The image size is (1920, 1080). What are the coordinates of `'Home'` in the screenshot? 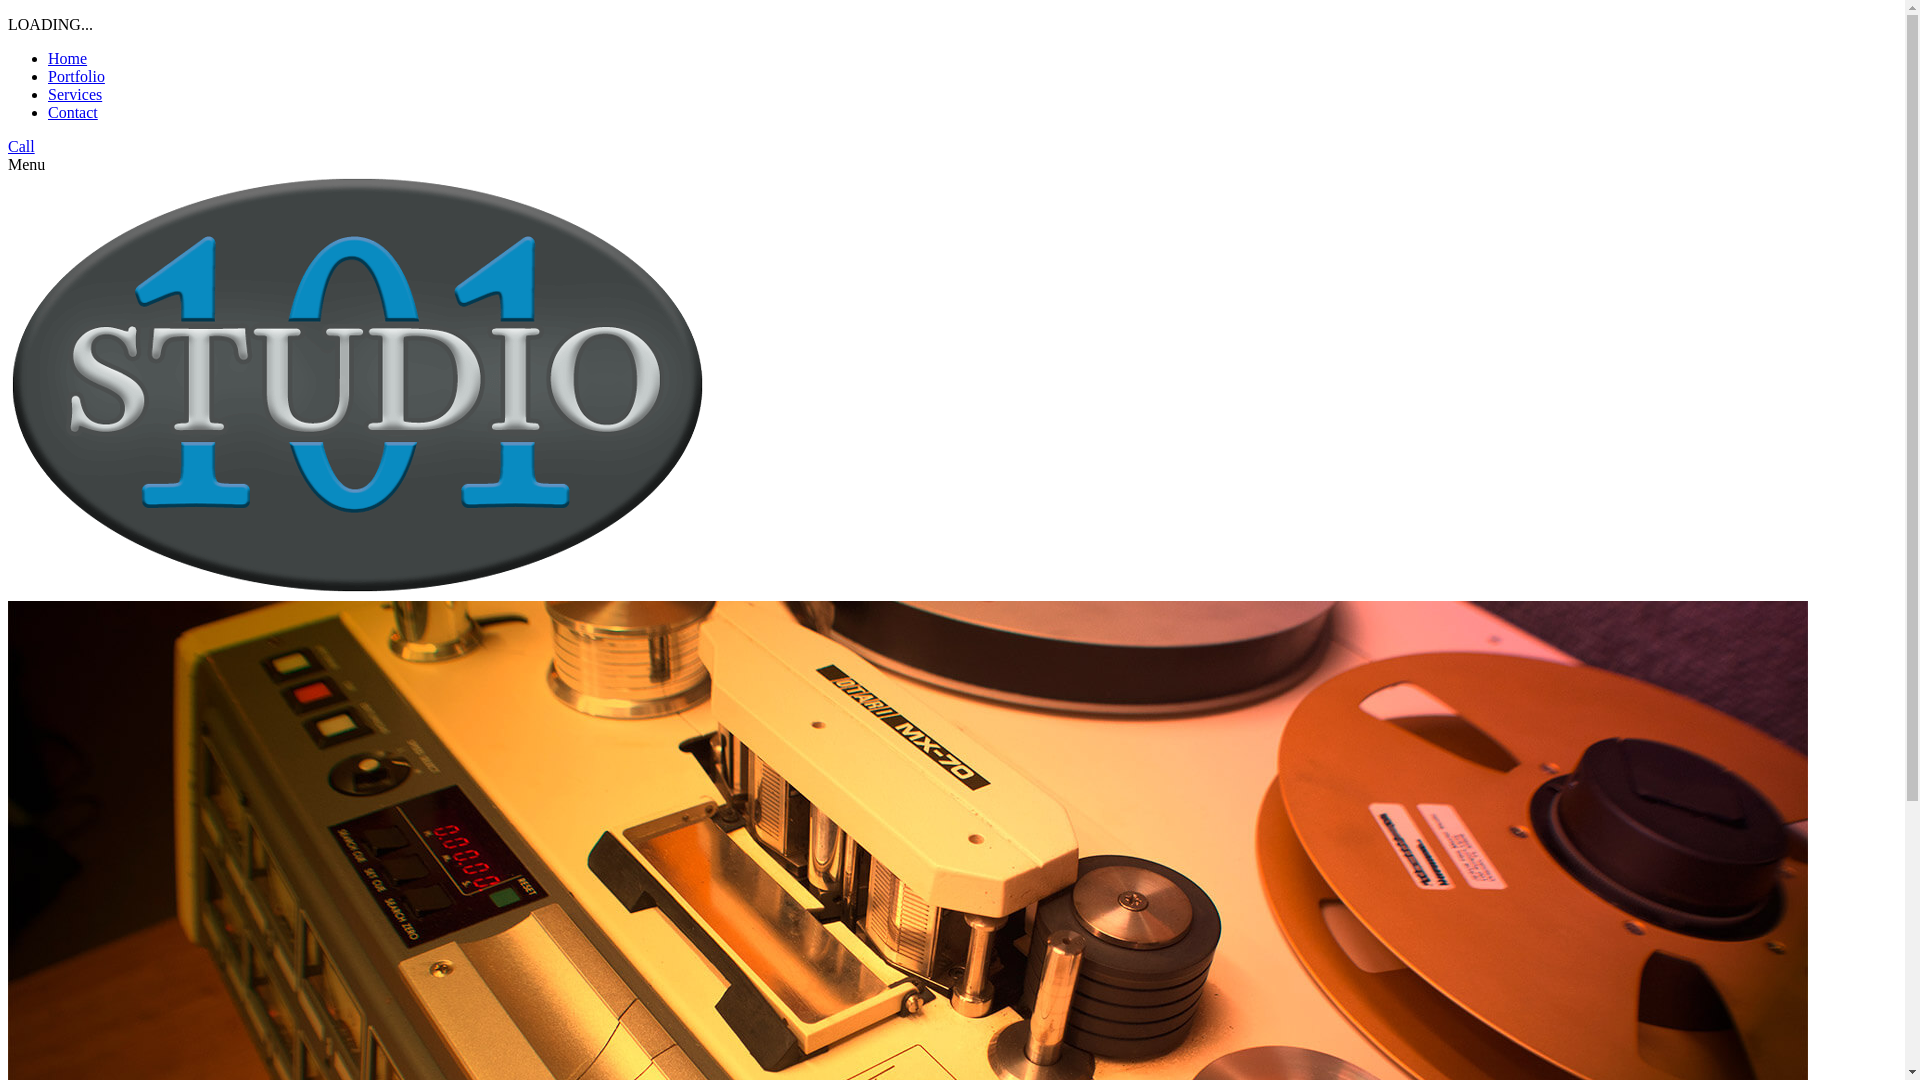 It's located at (67, 57).